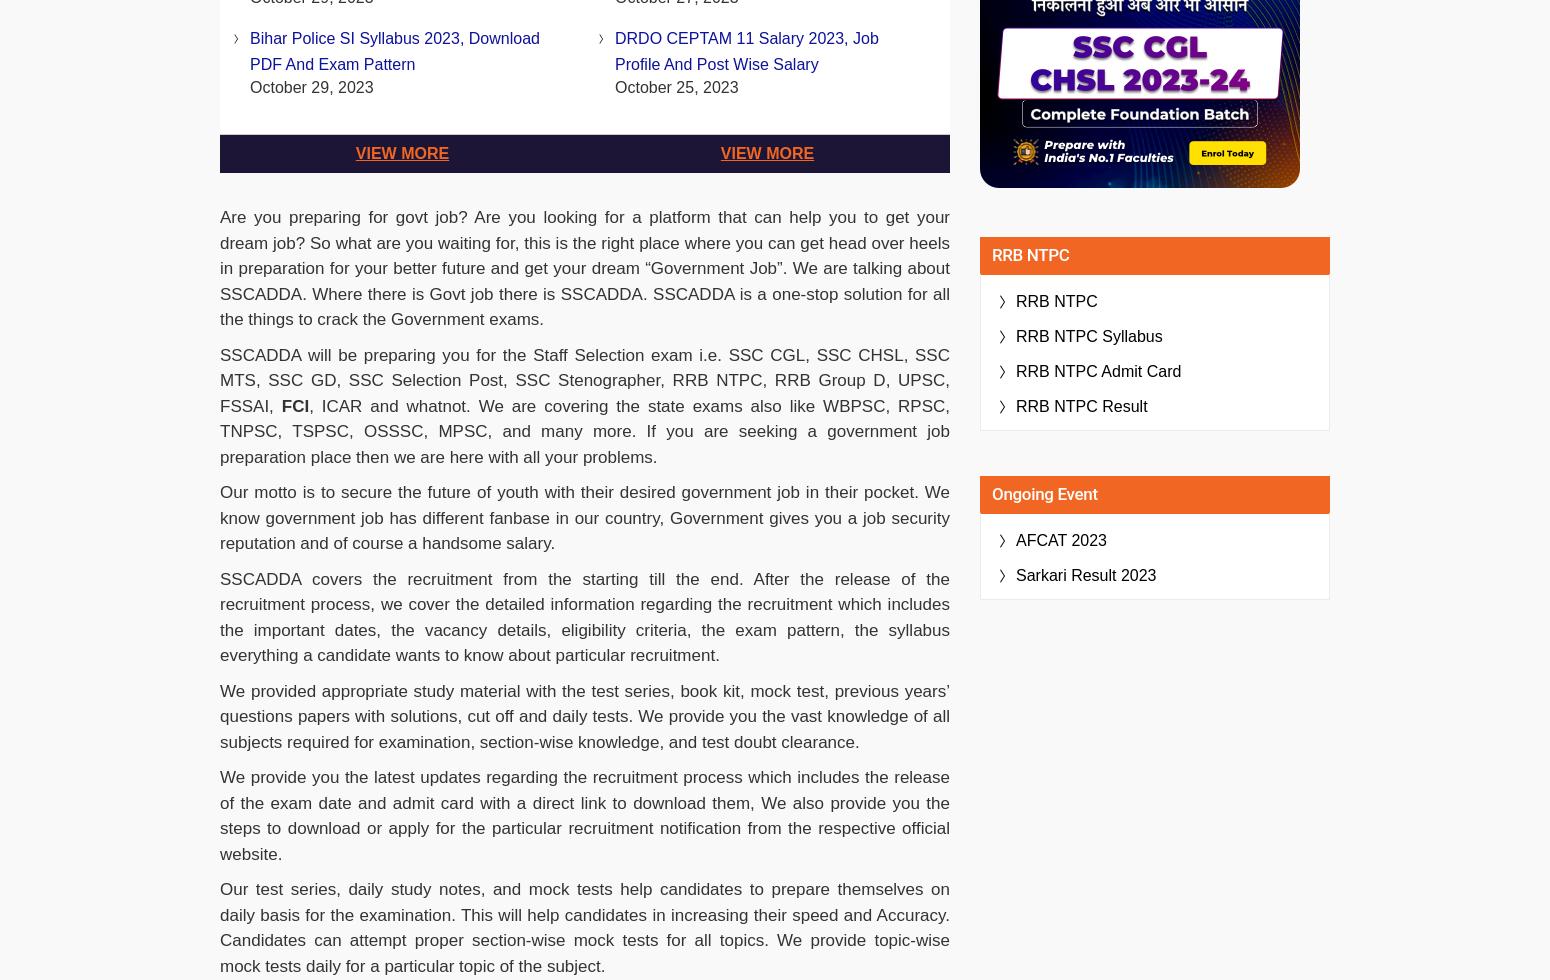  Describe the element at coordinates (1085, 575) in the screenshot. I see `'Sarkari Result 2023'` at that location.